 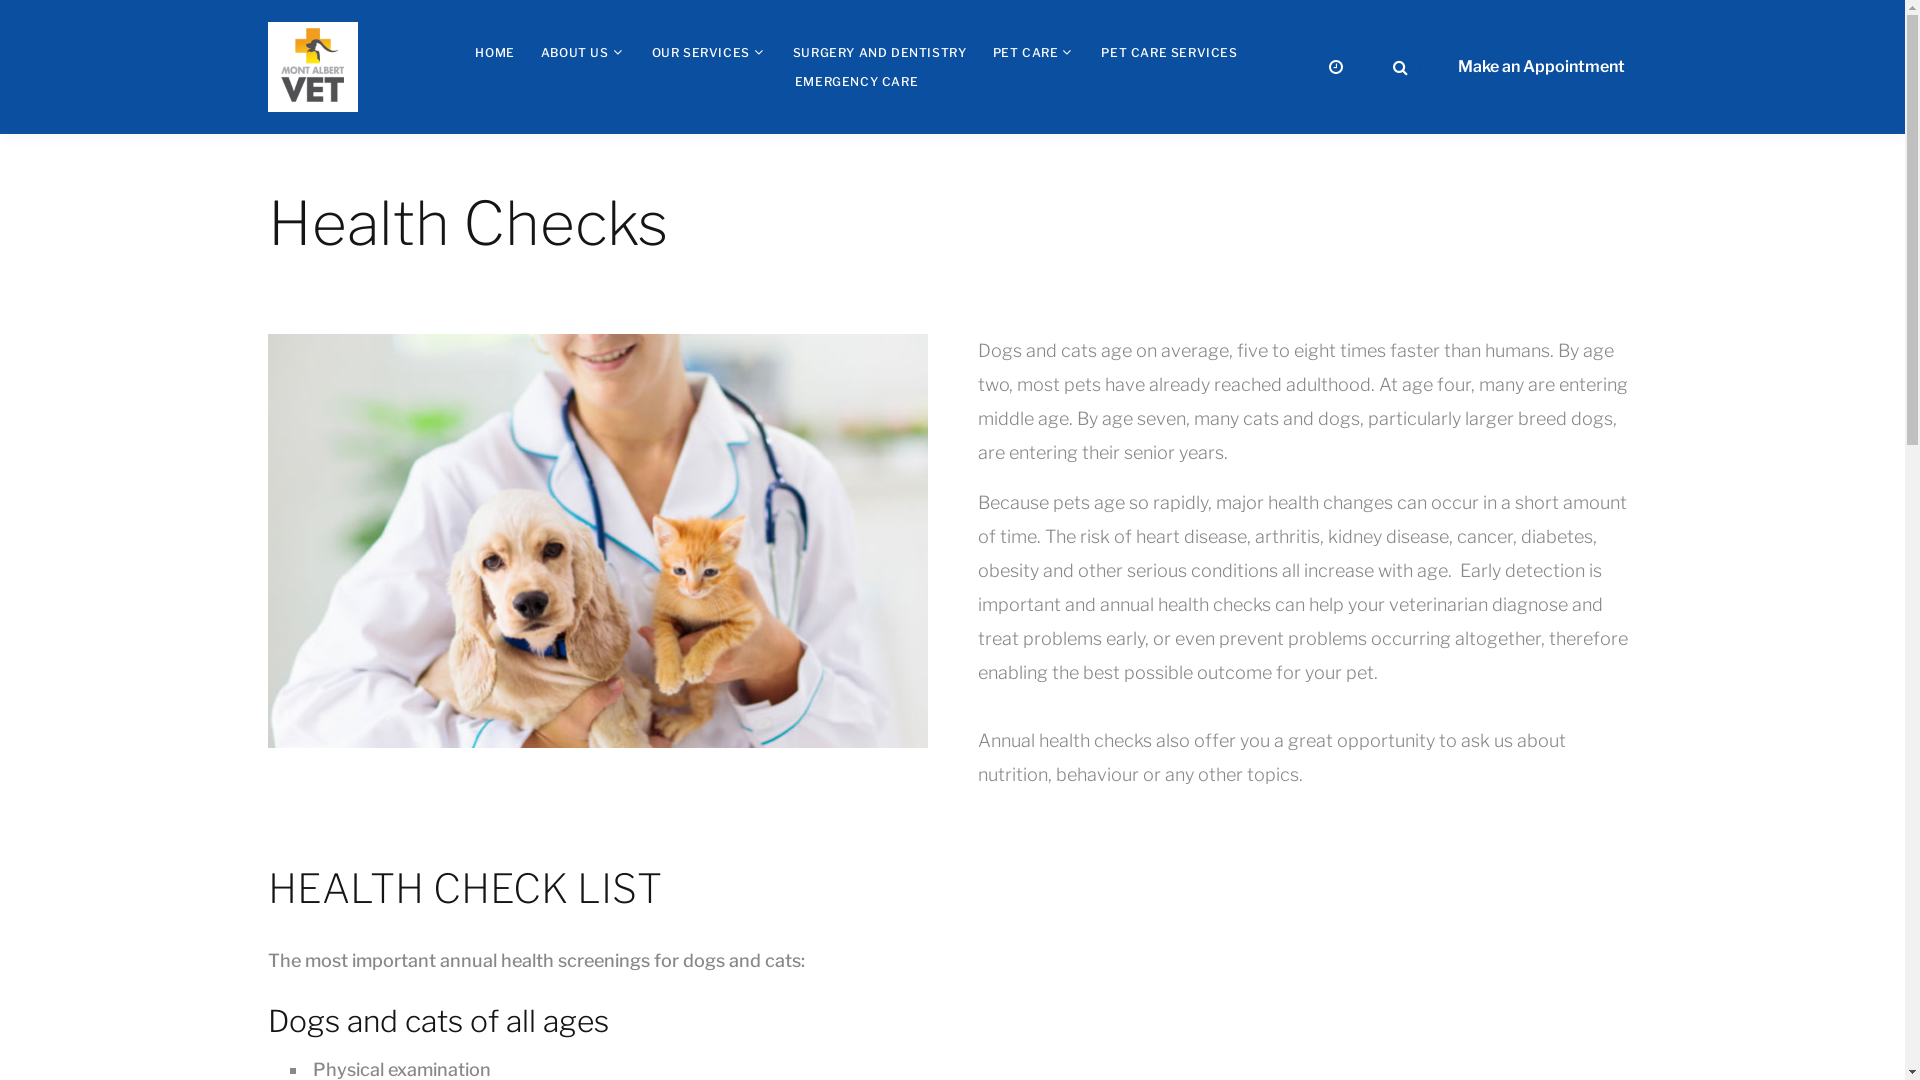 I want to click on 'HOME', so click(x=494, y=51).